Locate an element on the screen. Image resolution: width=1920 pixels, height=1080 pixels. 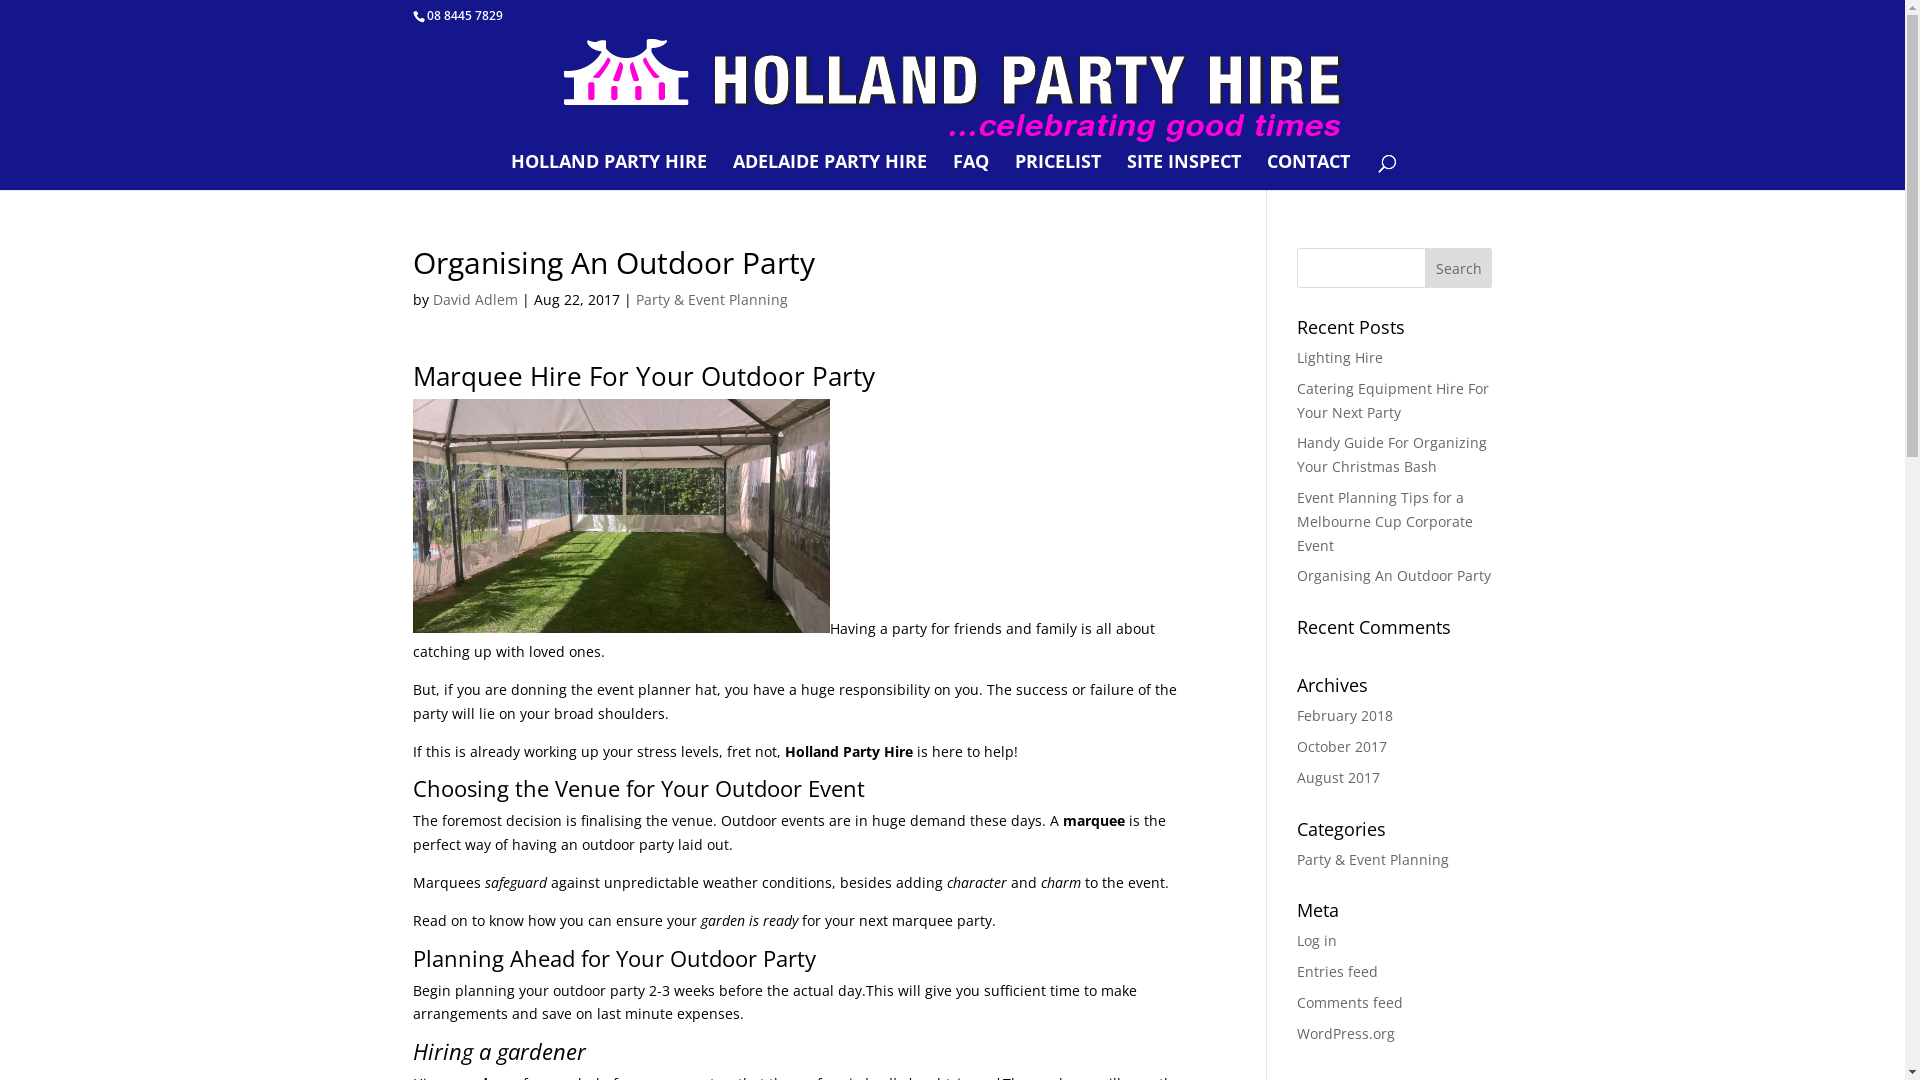
'08 8445 7829' is located at coordinates (463, 15).